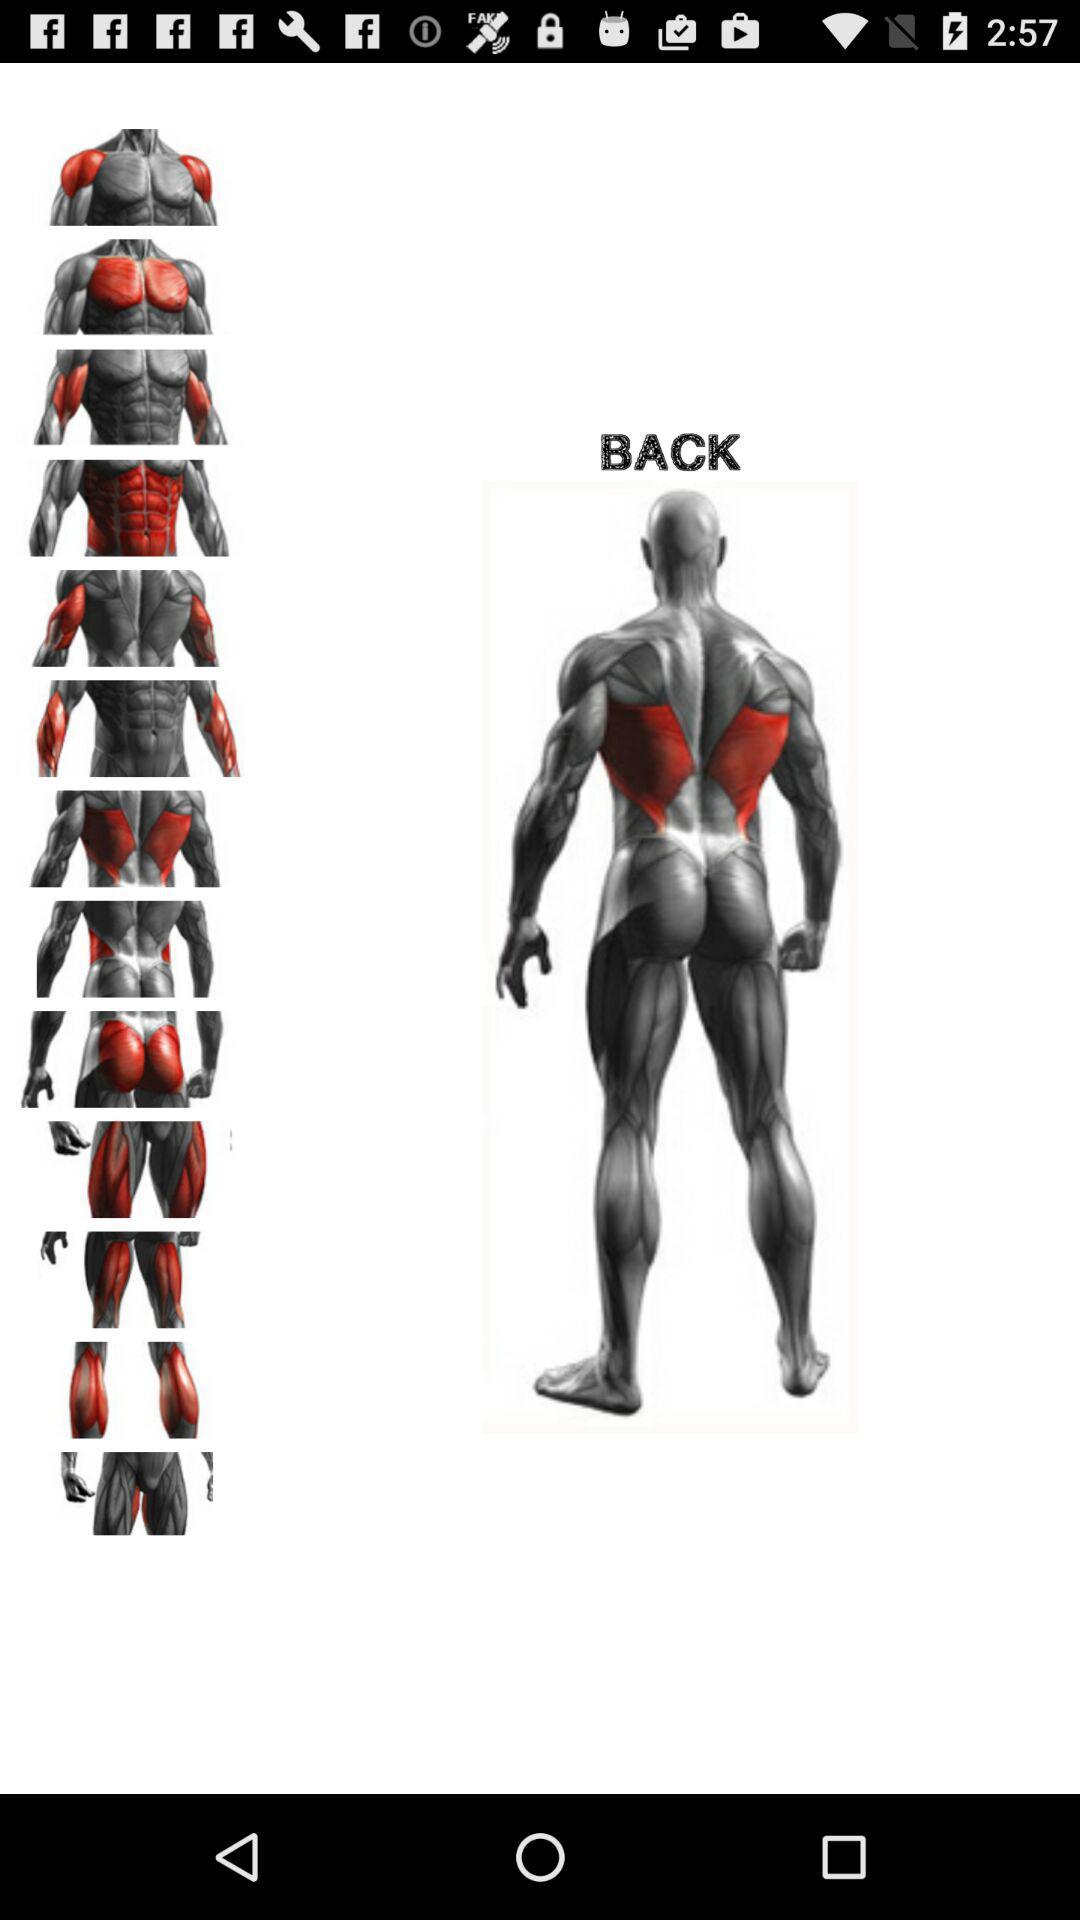 The image size is (1080, 1920). I want to click on area, so click(131, 832).